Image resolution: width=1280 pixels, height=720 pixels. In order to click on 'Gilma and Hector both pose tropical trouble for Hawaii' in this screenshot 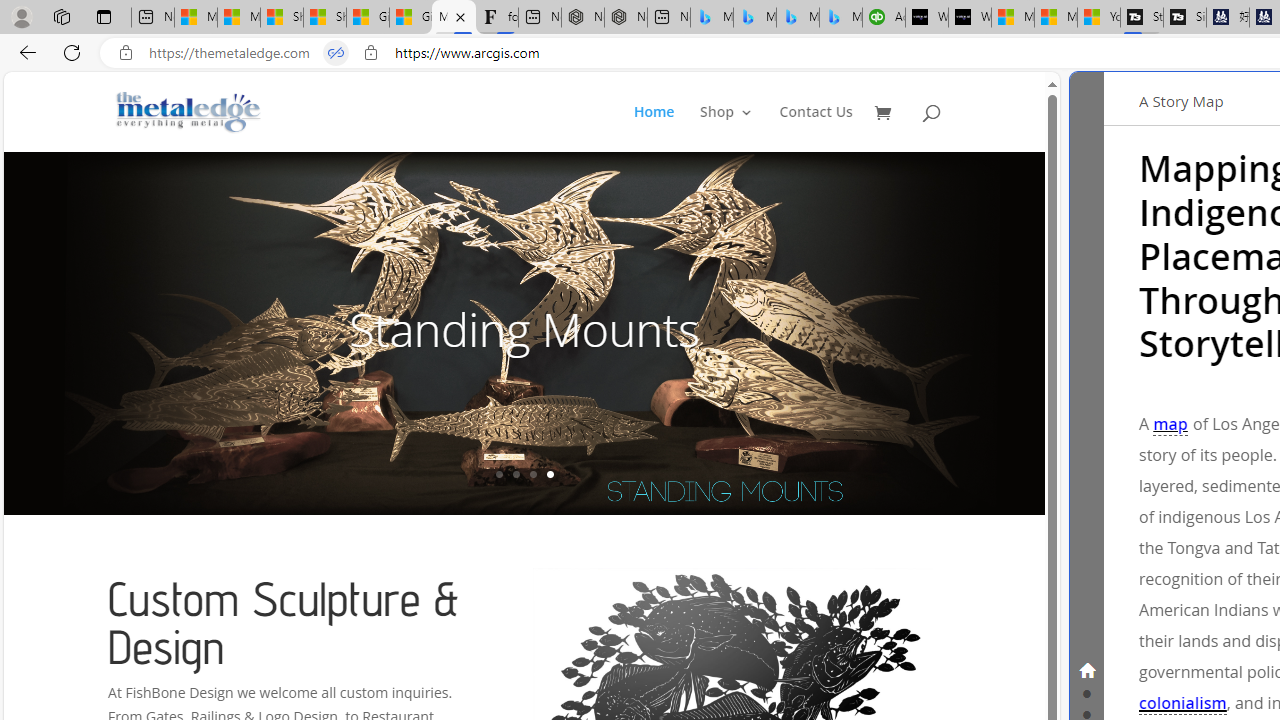, I will do `click(410, 17)`.